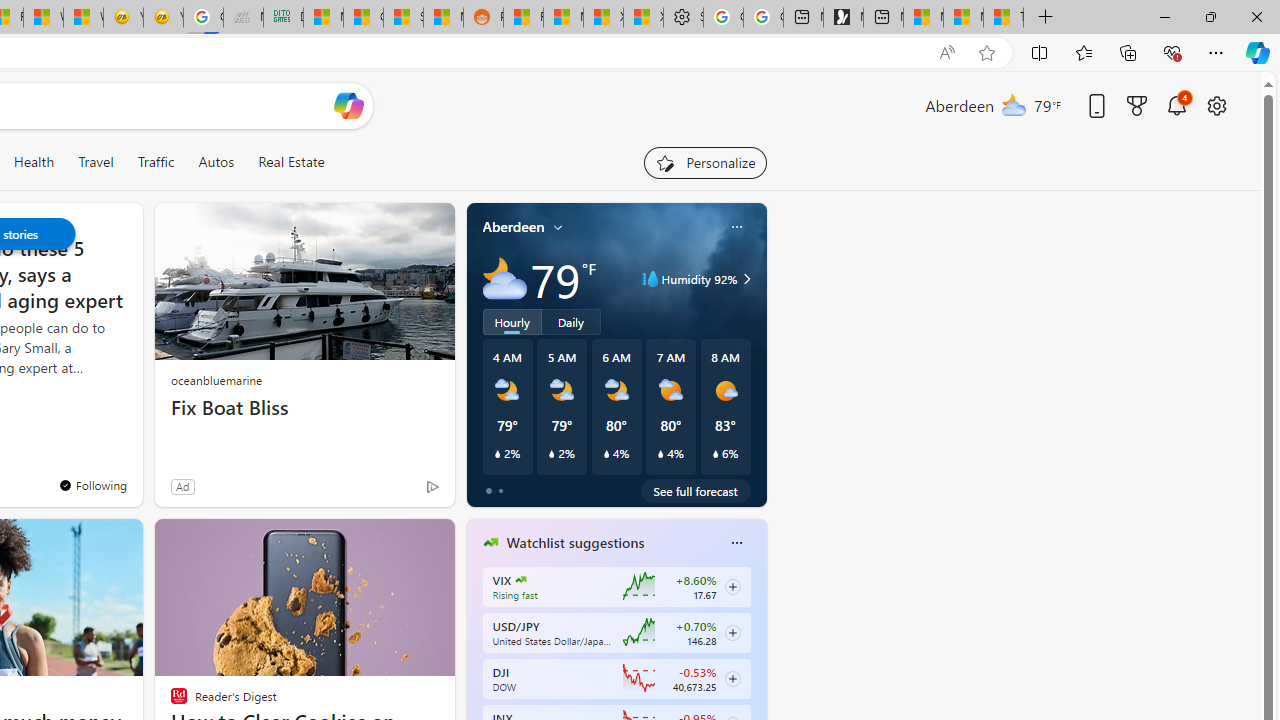 The height and width of the screenshot is (720, 1280). I want to click on 'Class: weather-current-precipitation-glyph', so click(715, 453).